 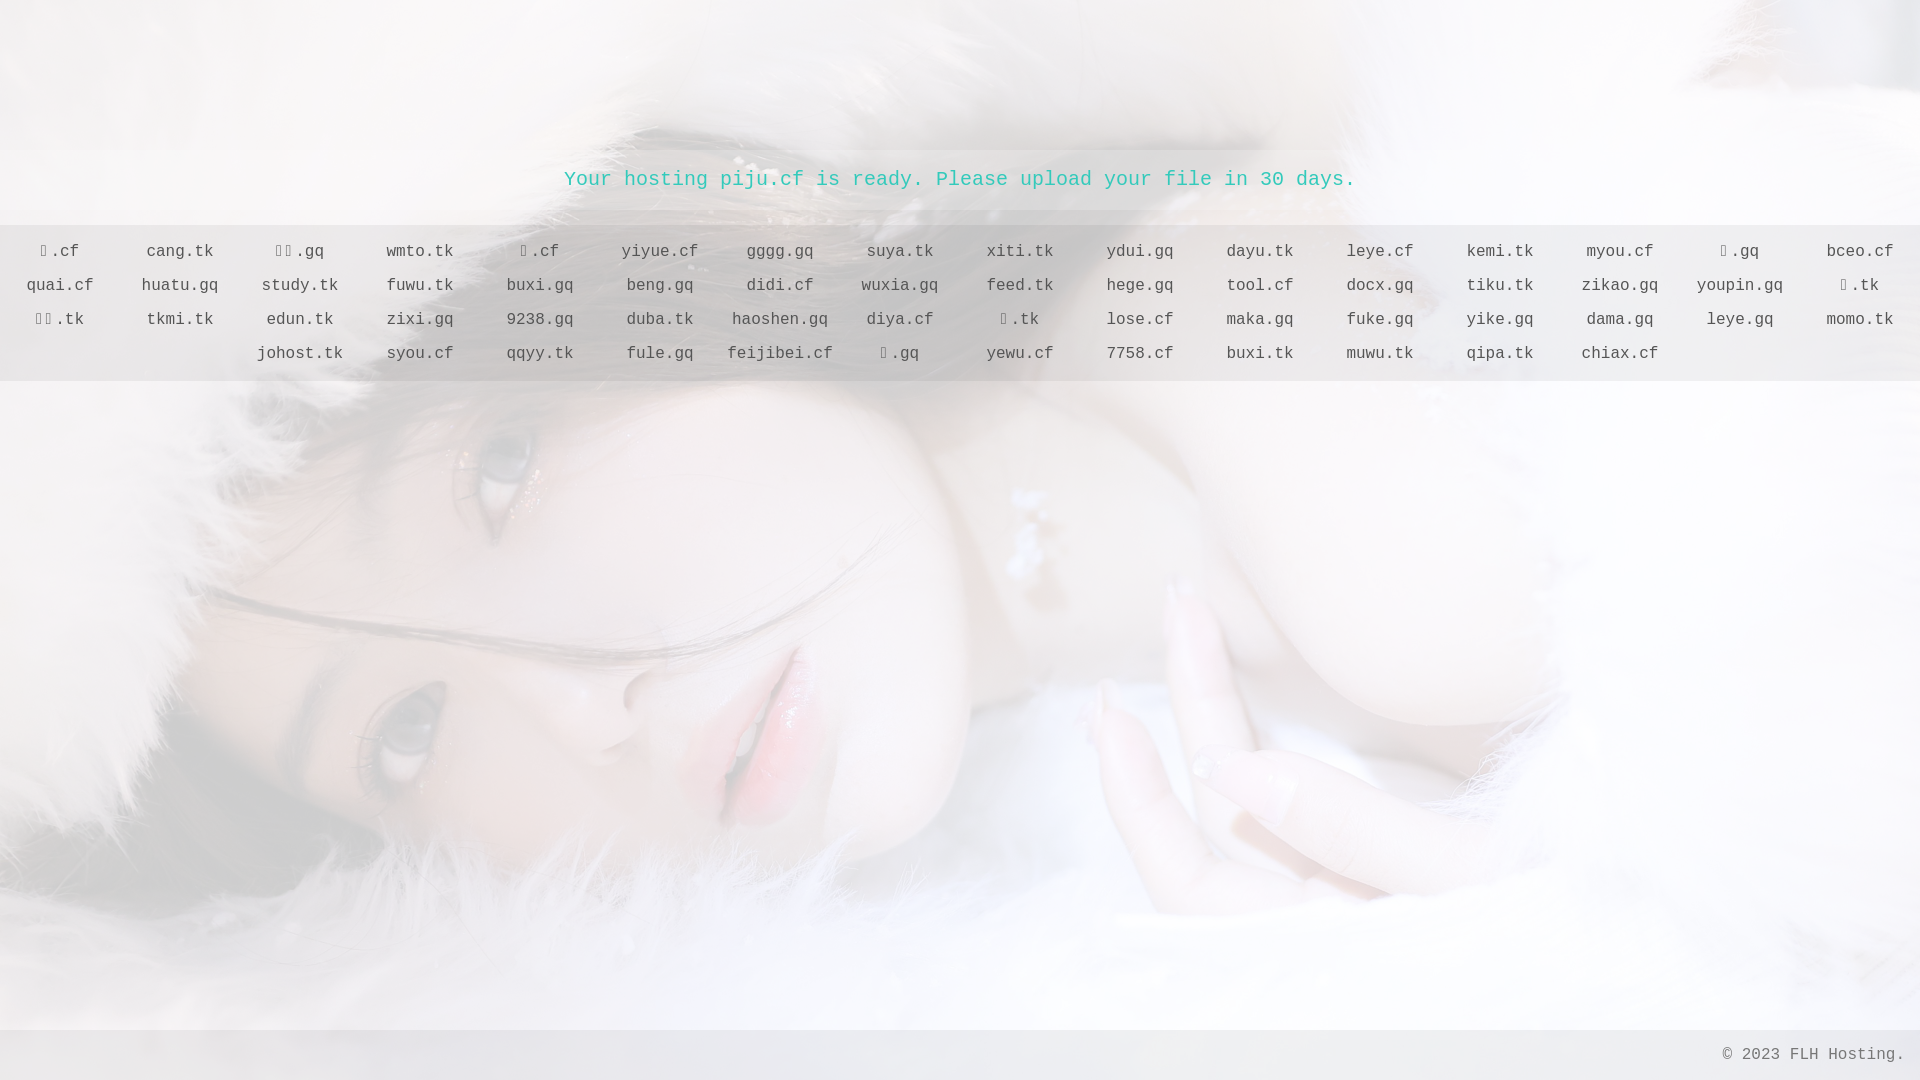 What do you see at coordinates (1499, 353) in the screenshot?
I see `'qipa.tk'` at bounding box center [1499, 353].